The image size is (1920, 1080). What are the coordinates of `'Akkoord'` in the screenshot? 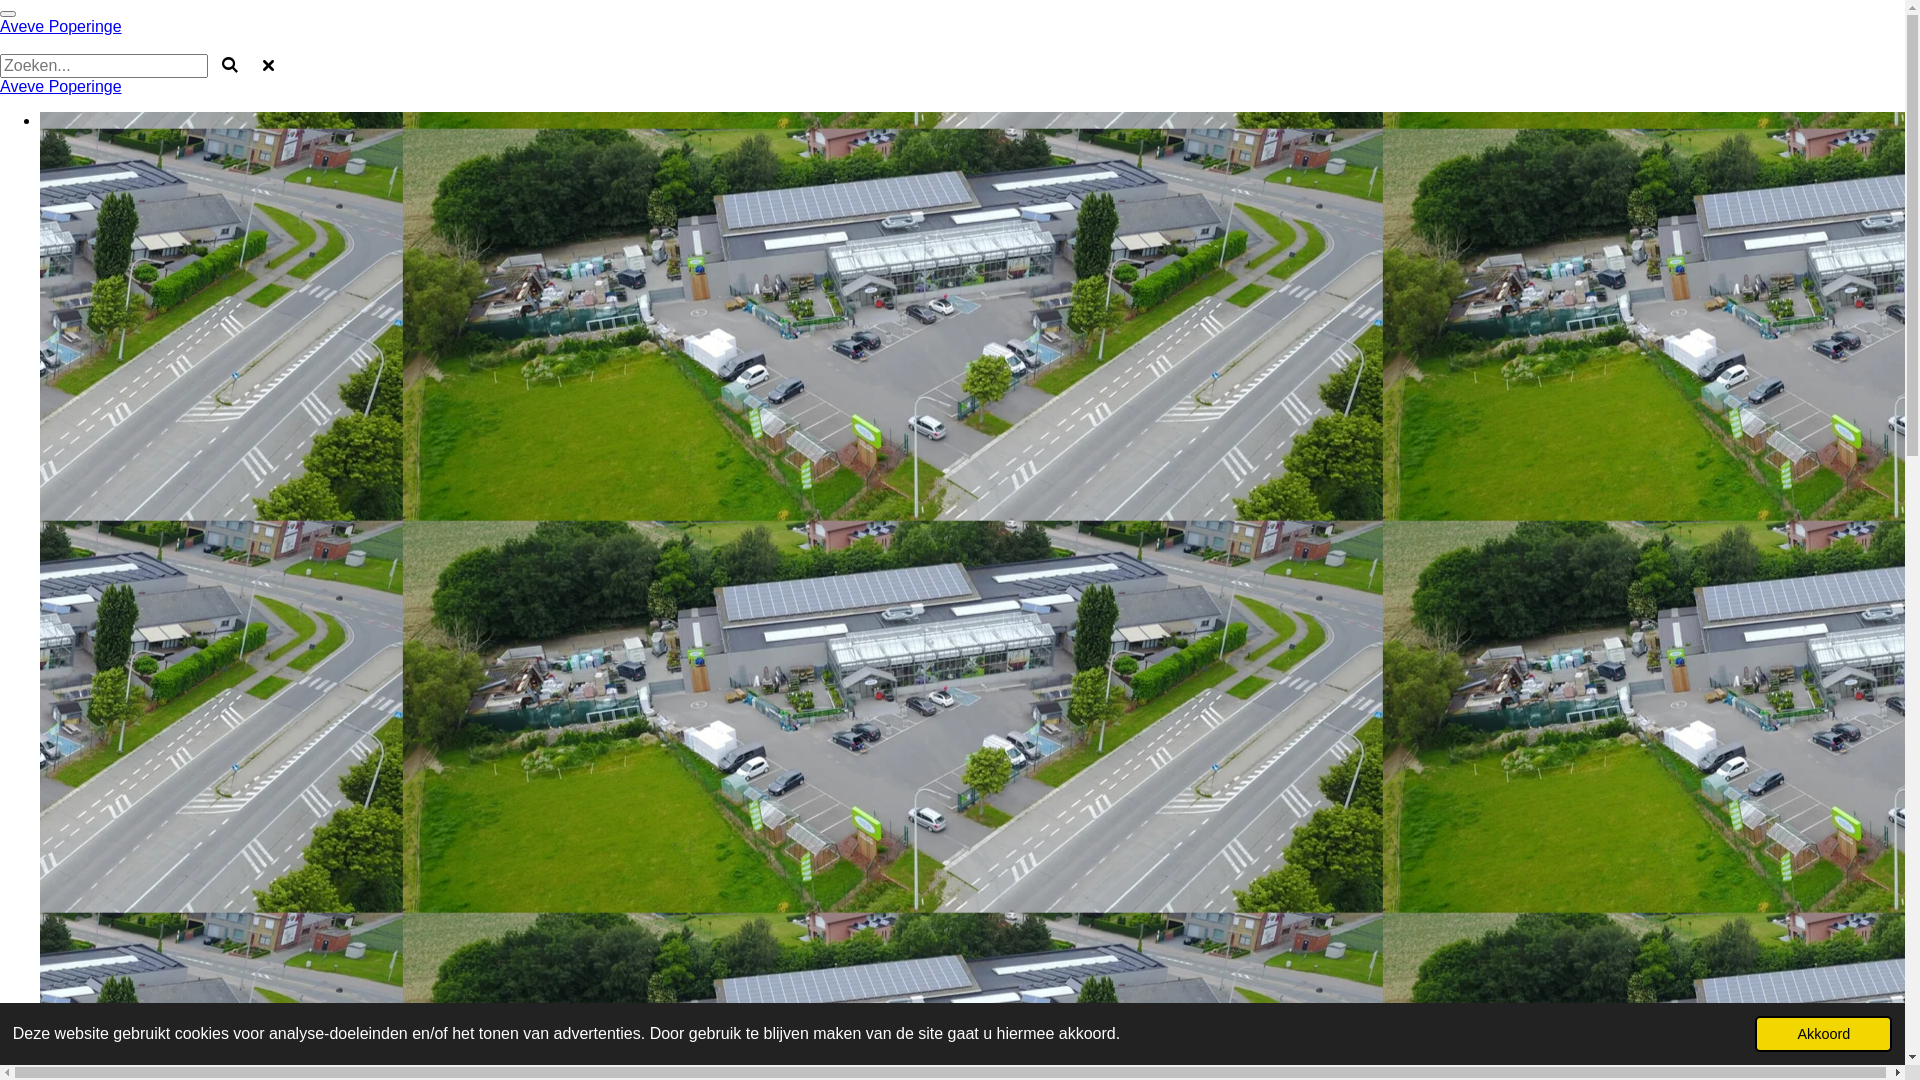 It's located at (1823, 1033).